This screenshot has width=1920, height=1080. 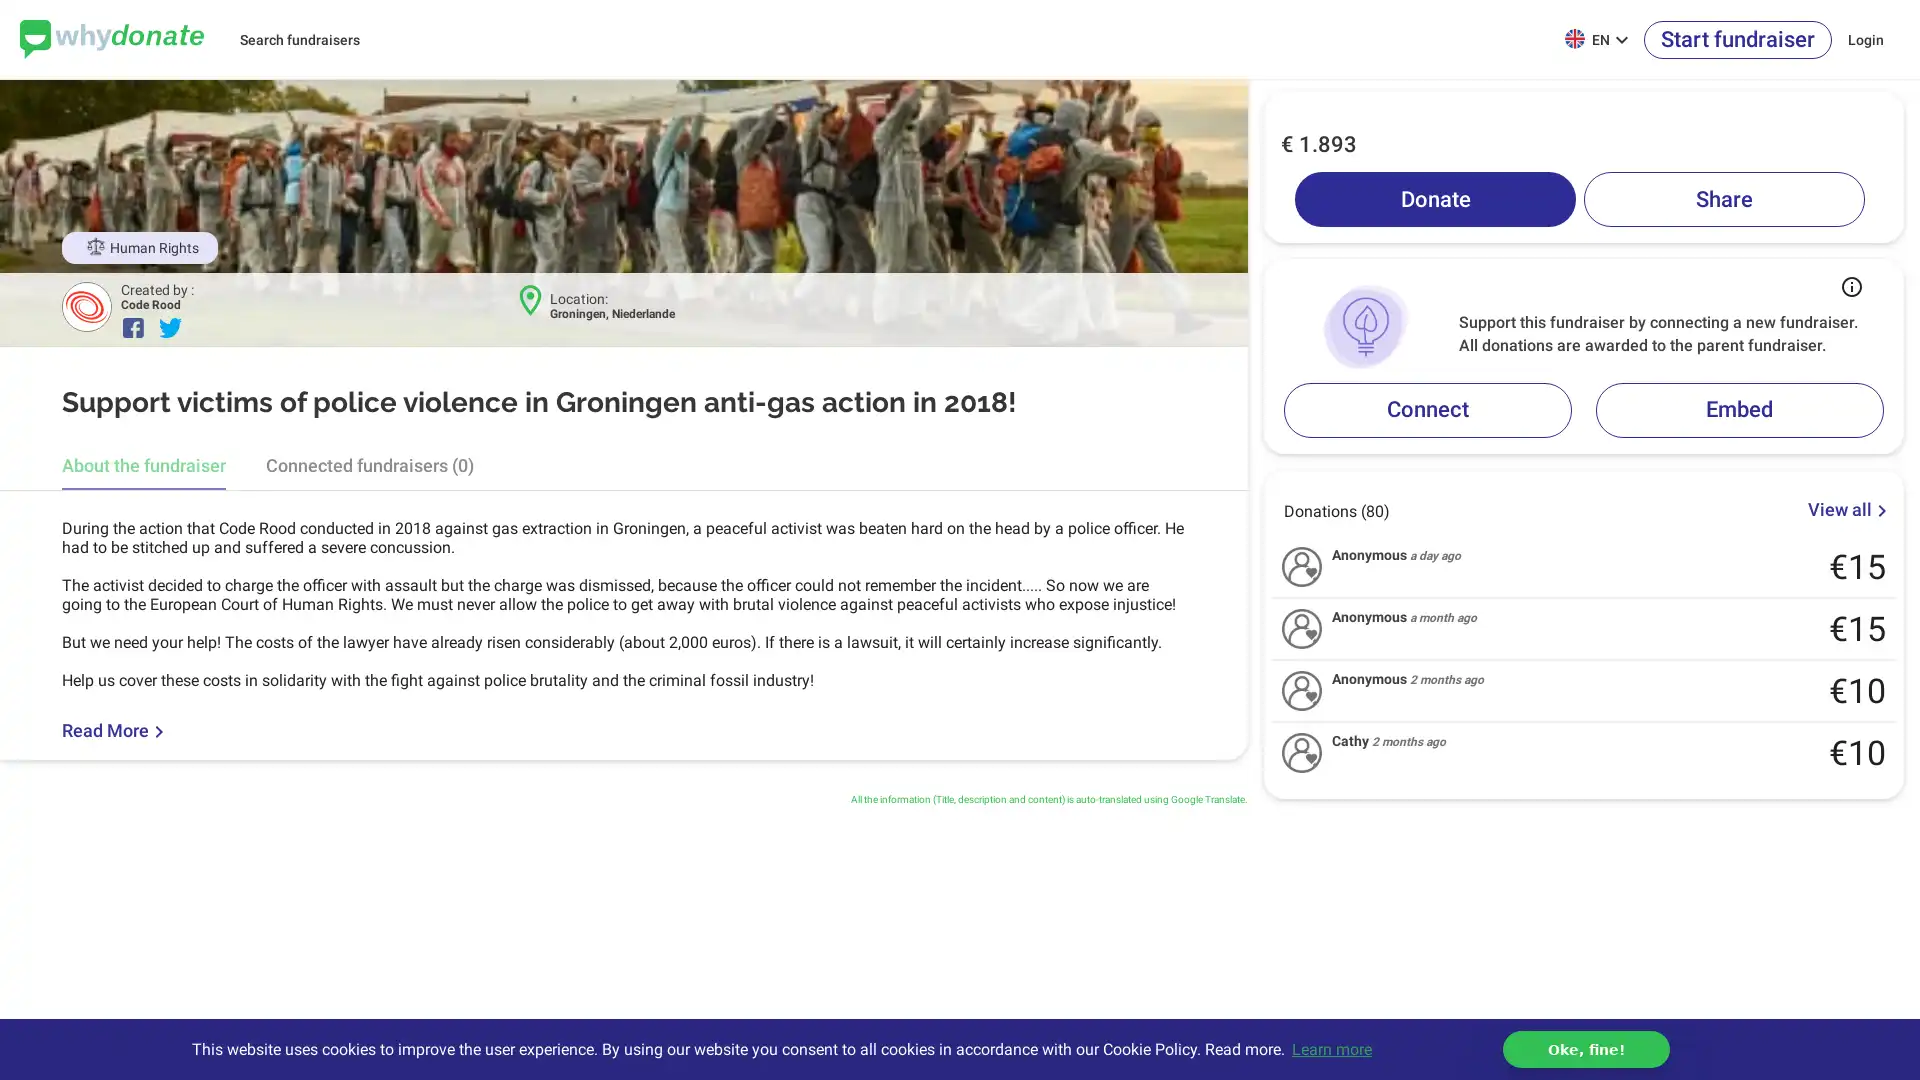 What do you see at coordinates (1736, 38) in the screenshot?
I see `Start fundraiser` at bounding box center [1736, 38].